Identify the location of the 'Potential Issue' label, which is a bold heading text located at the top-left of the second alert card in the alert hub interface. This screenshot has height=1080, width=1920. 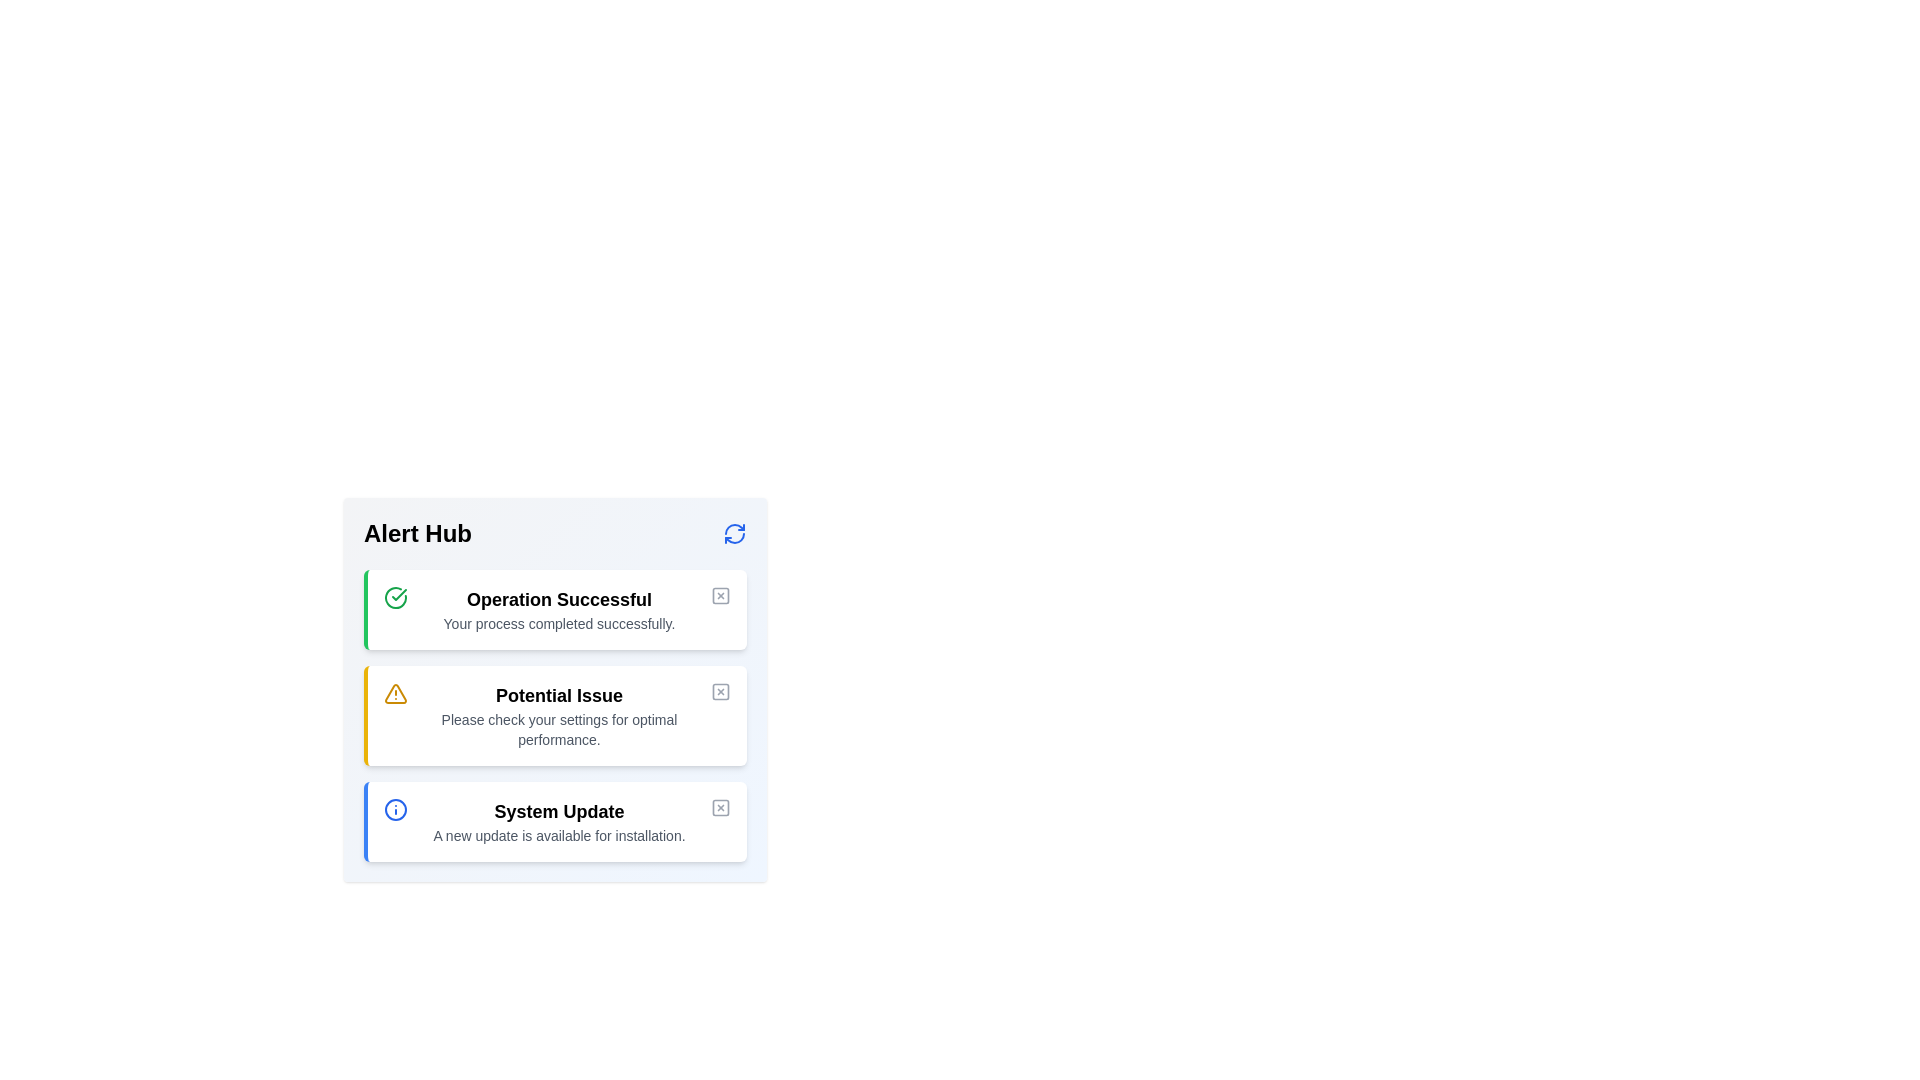
(559, 694).